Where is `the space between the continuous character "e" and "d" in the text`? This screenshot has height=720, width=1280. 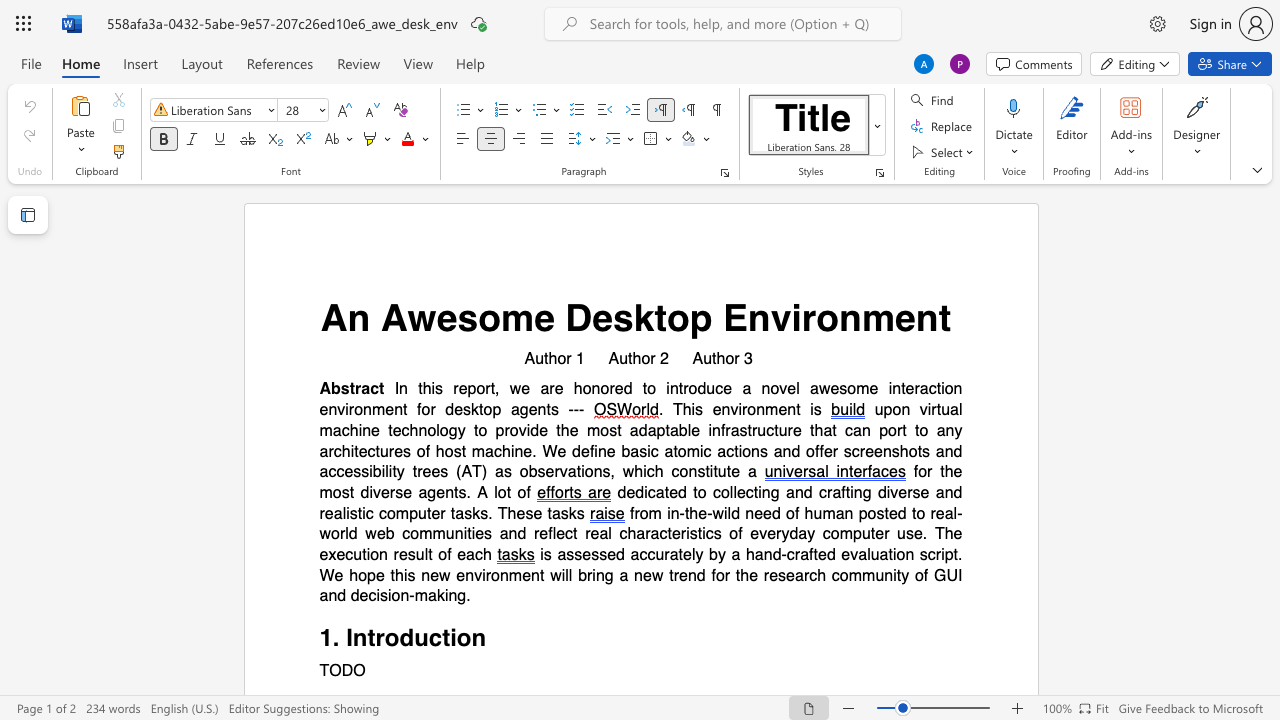
the space between the continuous character "e" and "d" in the text is located at coordinates (622, 389).